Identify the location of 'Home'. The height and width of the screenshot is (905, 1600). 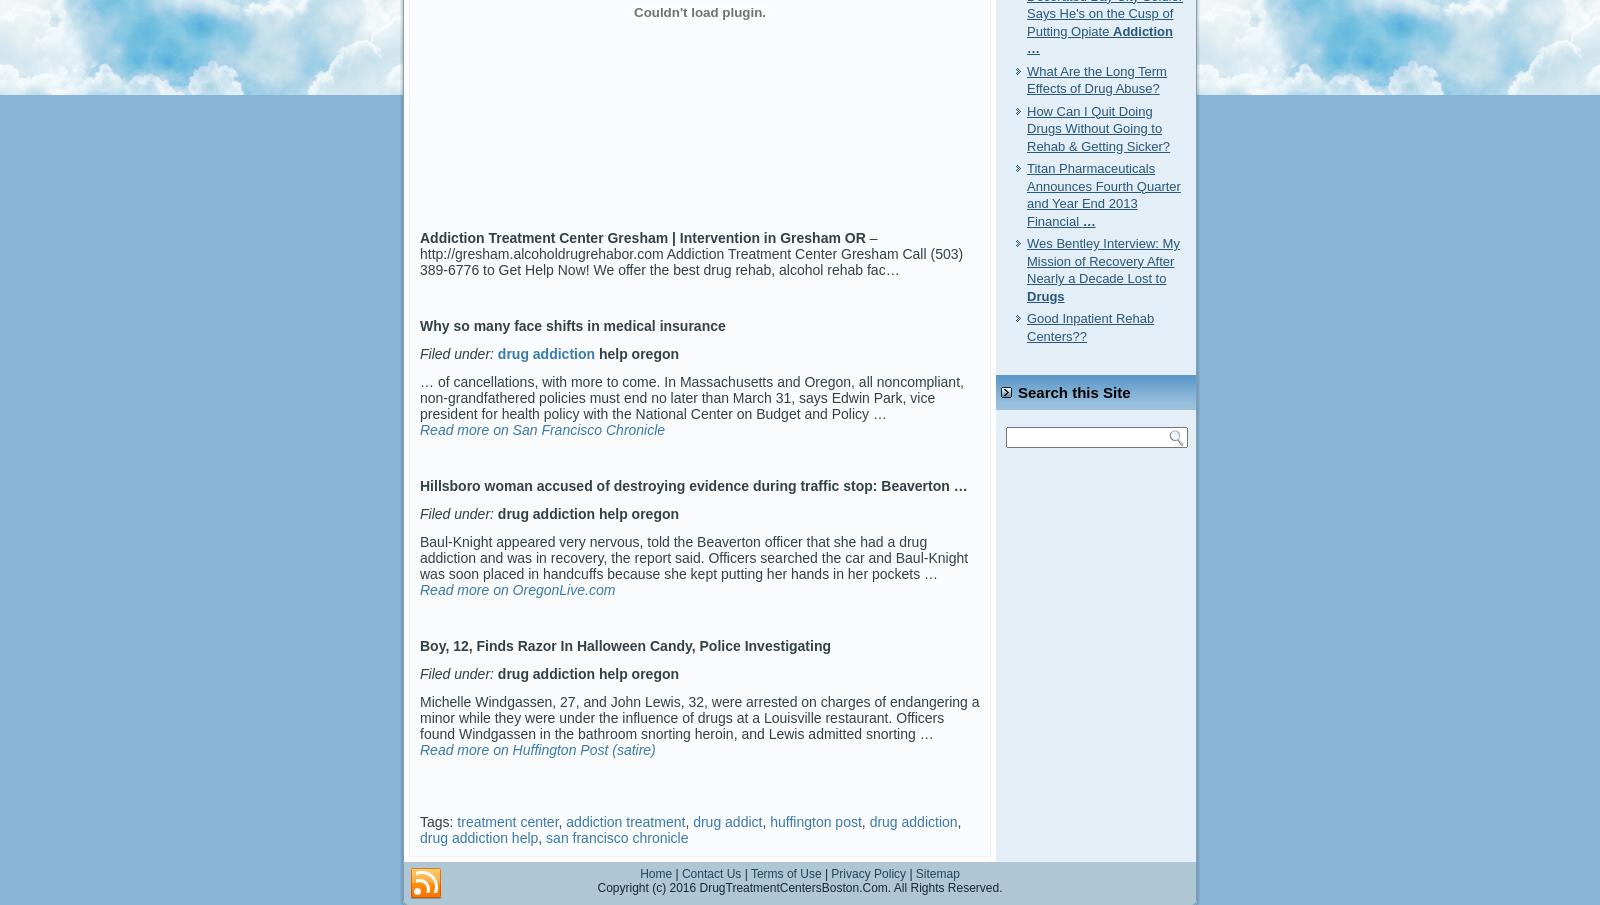
(640, 873).